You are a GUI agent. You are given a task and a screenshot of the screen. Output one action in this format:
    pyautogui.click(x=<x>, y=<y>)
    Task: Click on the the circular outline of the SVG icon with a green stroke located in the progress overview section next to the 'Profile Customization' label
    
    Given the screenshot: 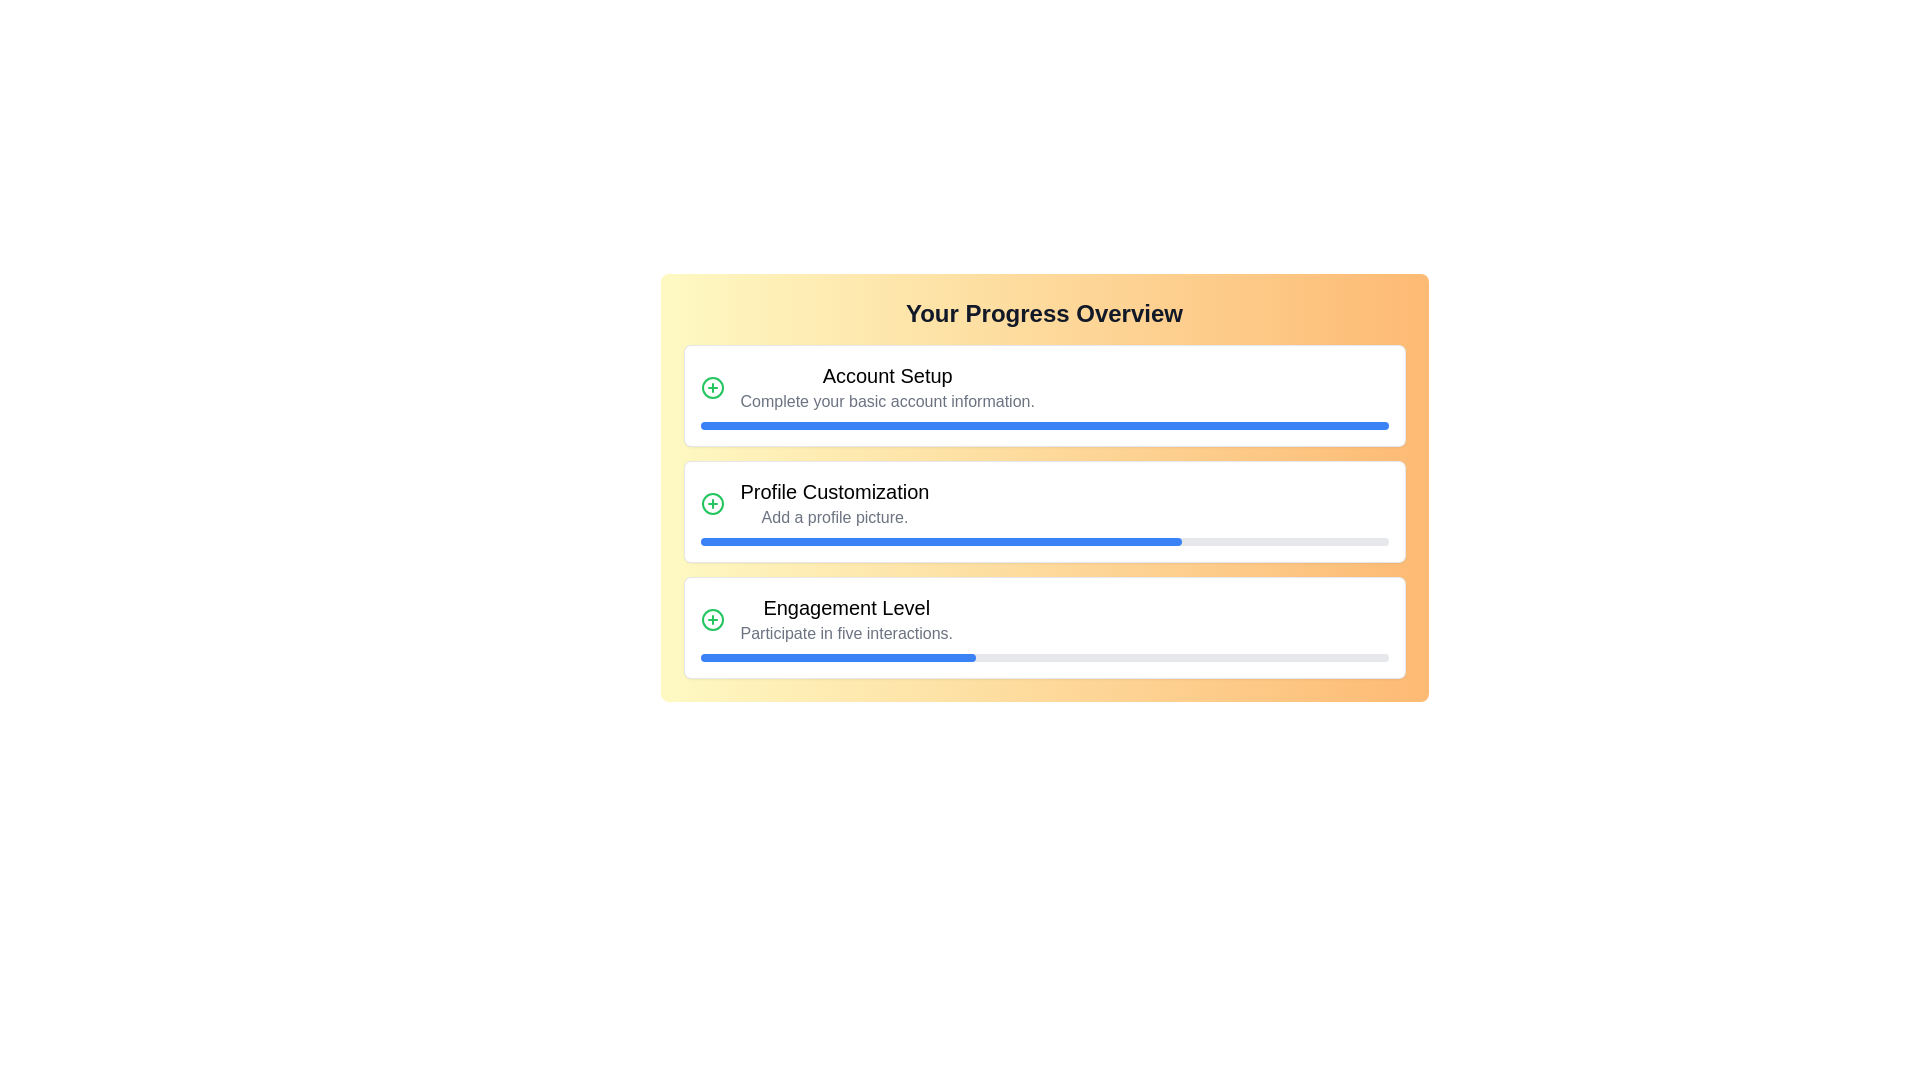 What is the action you would take?
    pyautogui.click(x=712, y=503)
    